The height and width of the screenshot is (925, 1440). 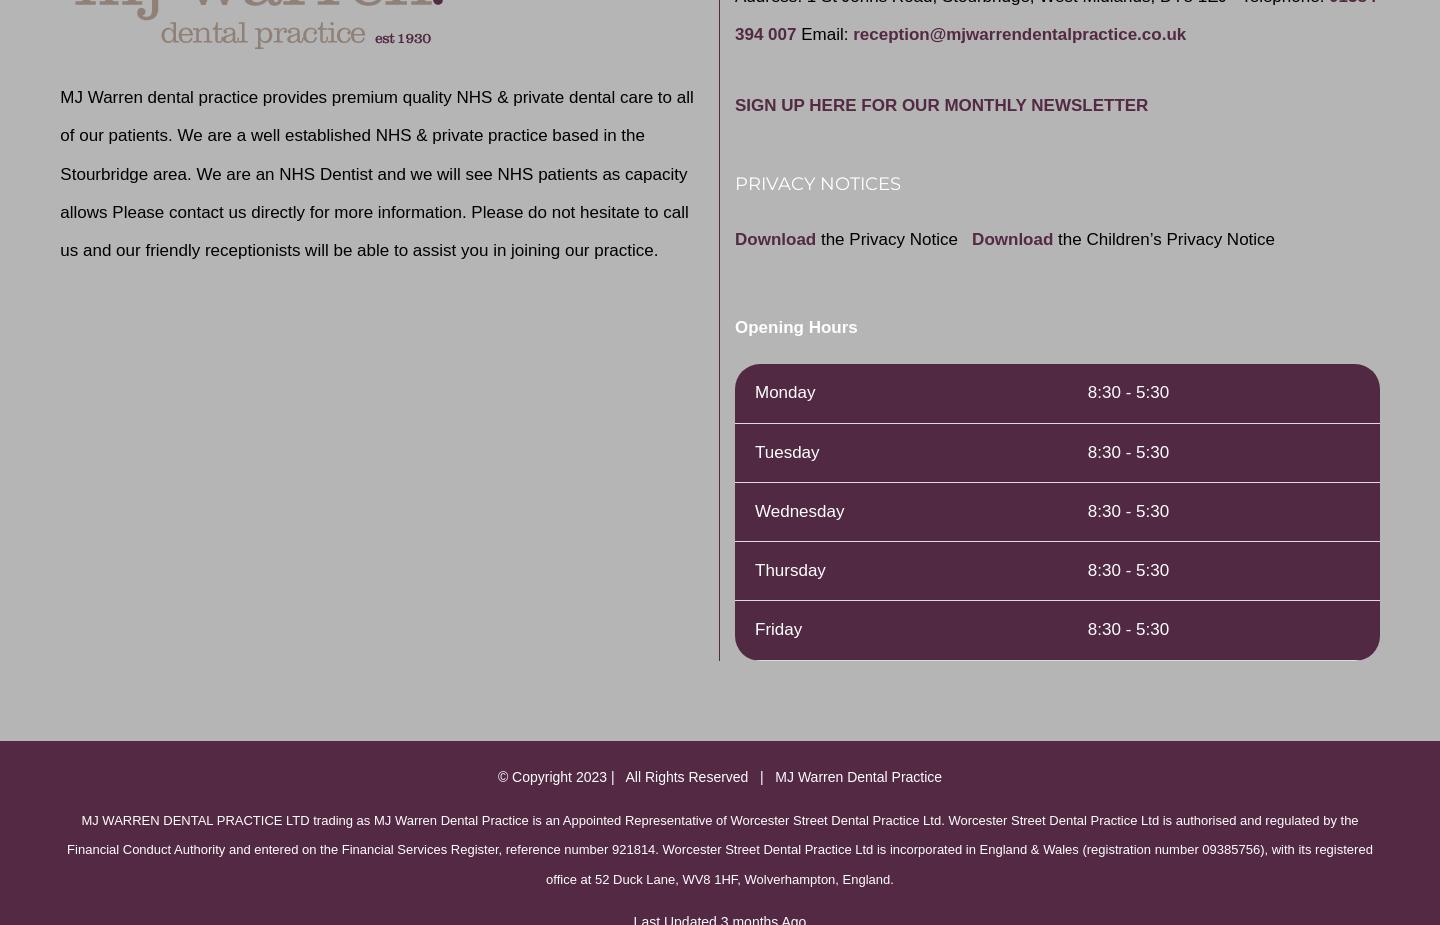 I want to click on 'Opening Hours', so click(x=733, y=326).